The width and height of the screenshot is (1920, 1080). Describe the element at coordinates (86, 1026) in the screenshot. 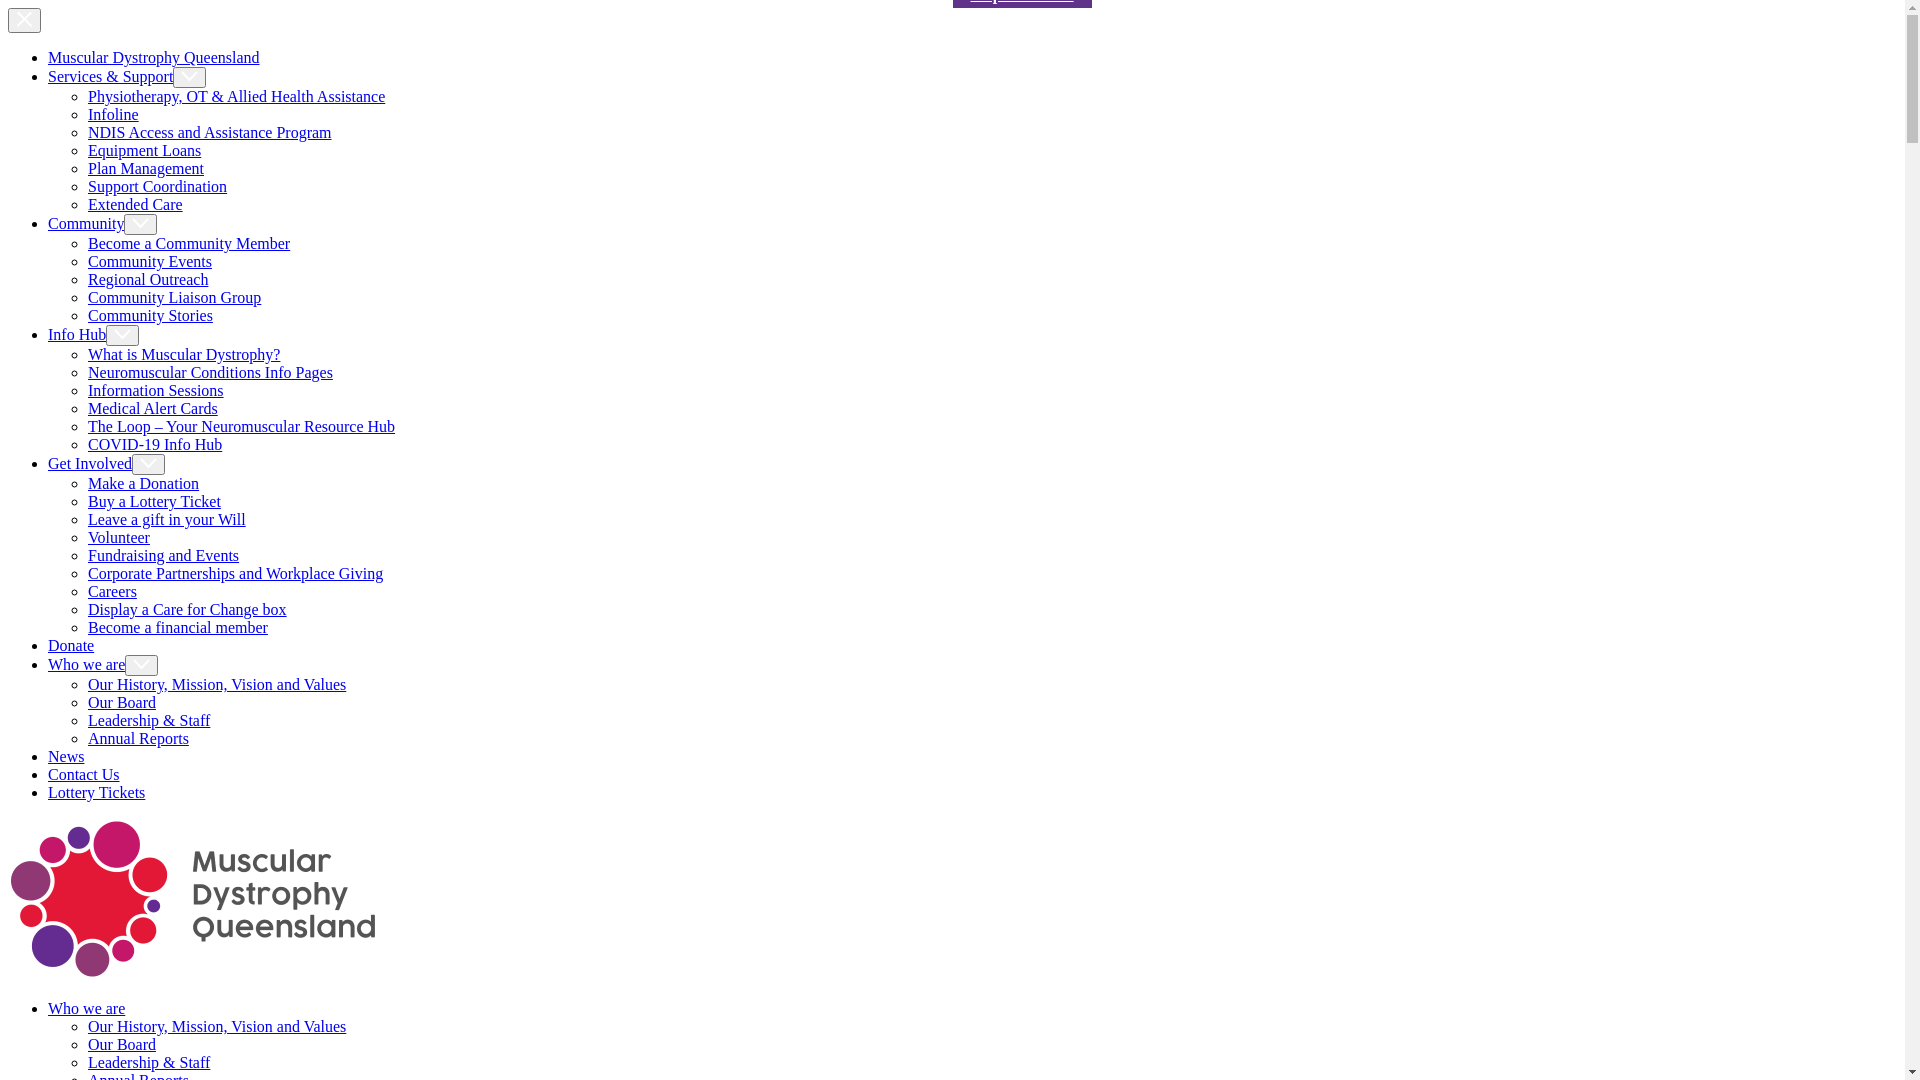

I see `'Our History, Mission, Vision and Values'` at that location.